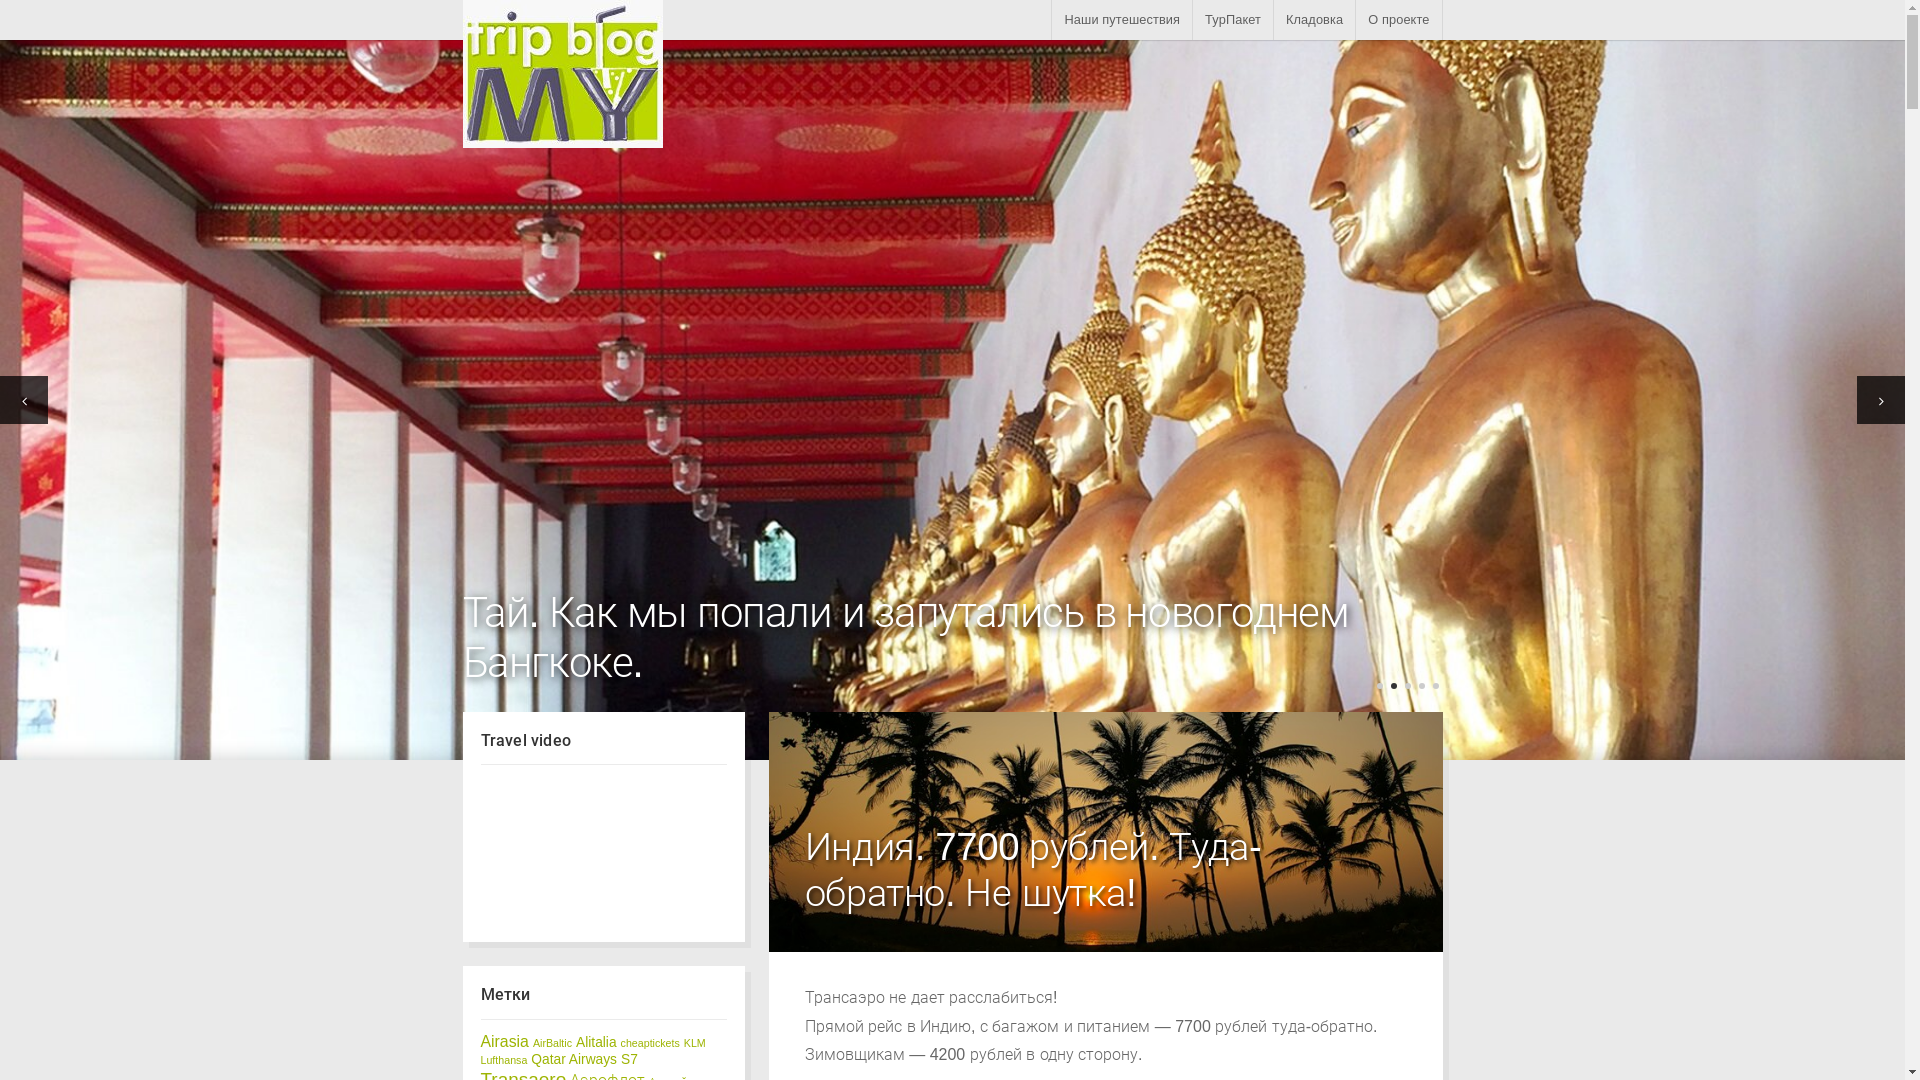 Image resolution: width=1920 pixels, height=1080 pixels. I want to click on '4', so click(1416, 685).